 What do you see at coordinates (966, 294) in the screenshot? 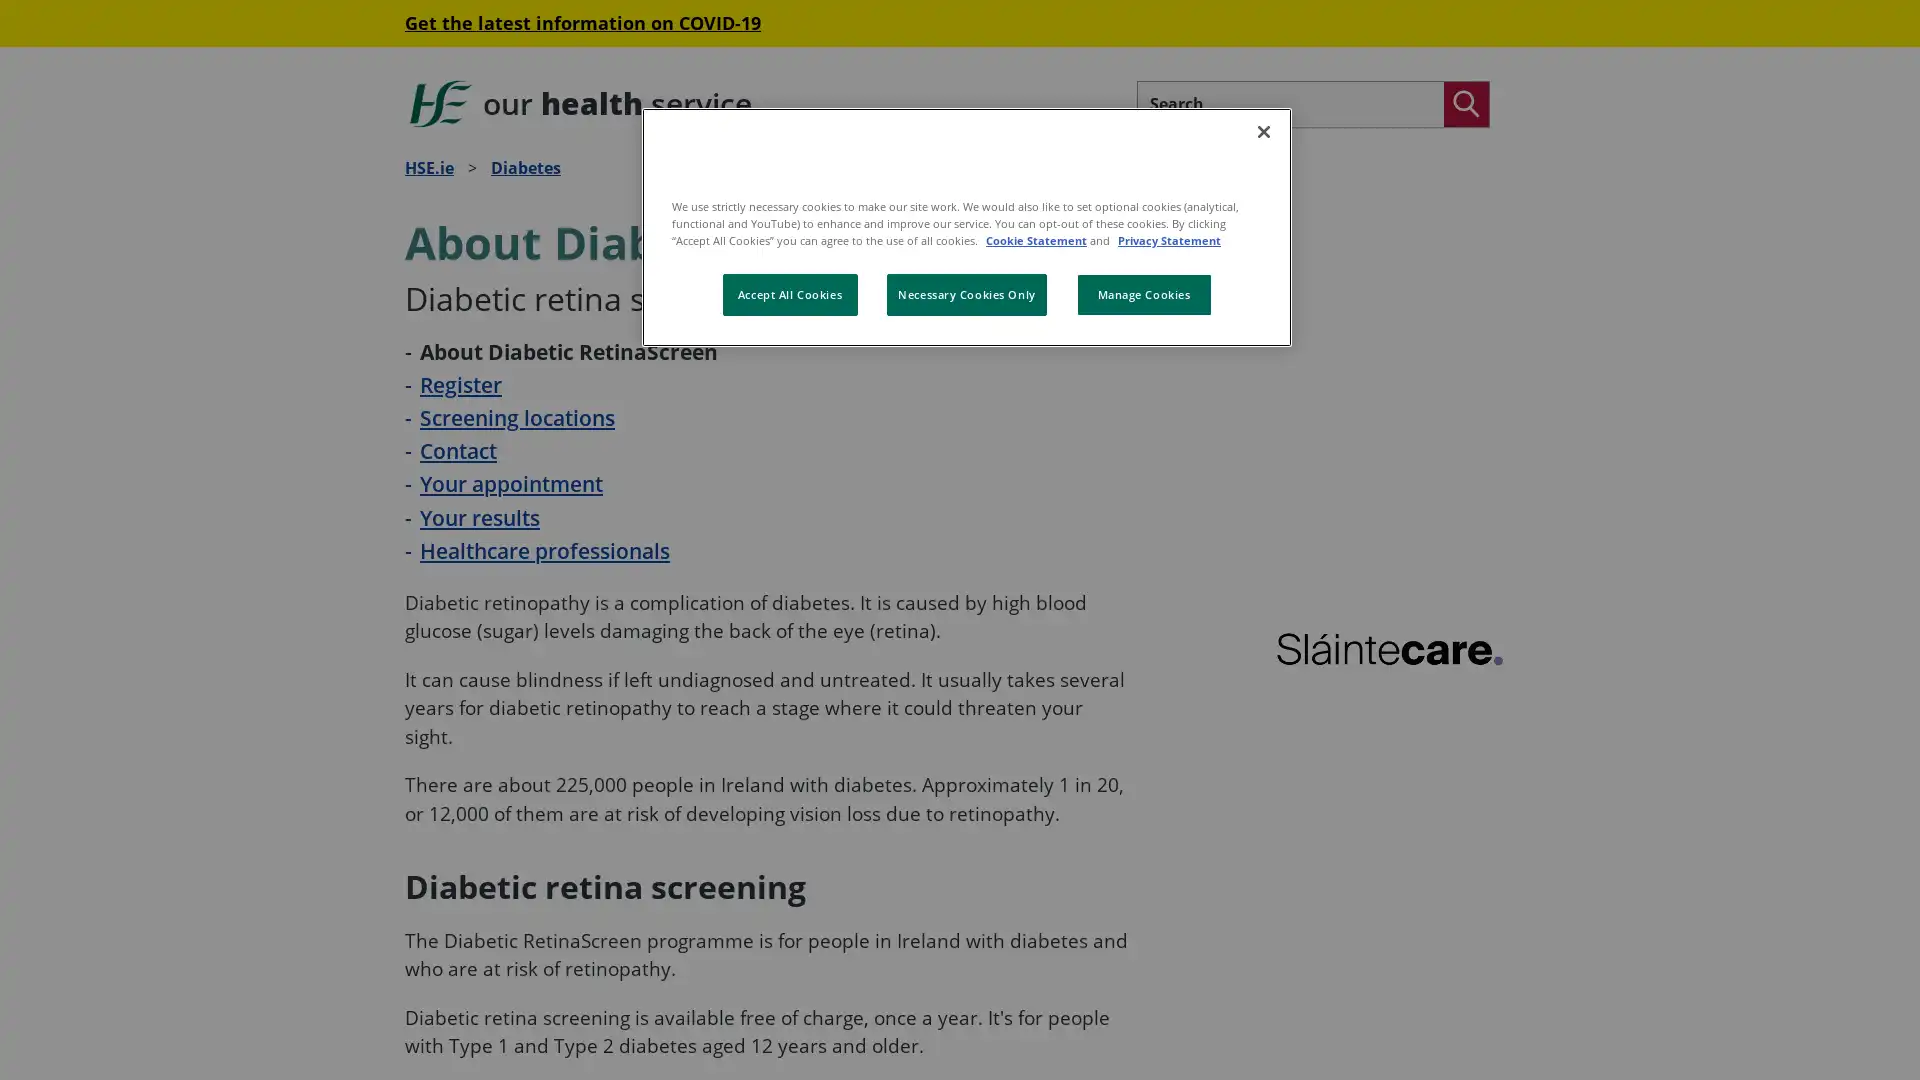
I see `Necessary Cookies Only` at bounding box center [966, 294].